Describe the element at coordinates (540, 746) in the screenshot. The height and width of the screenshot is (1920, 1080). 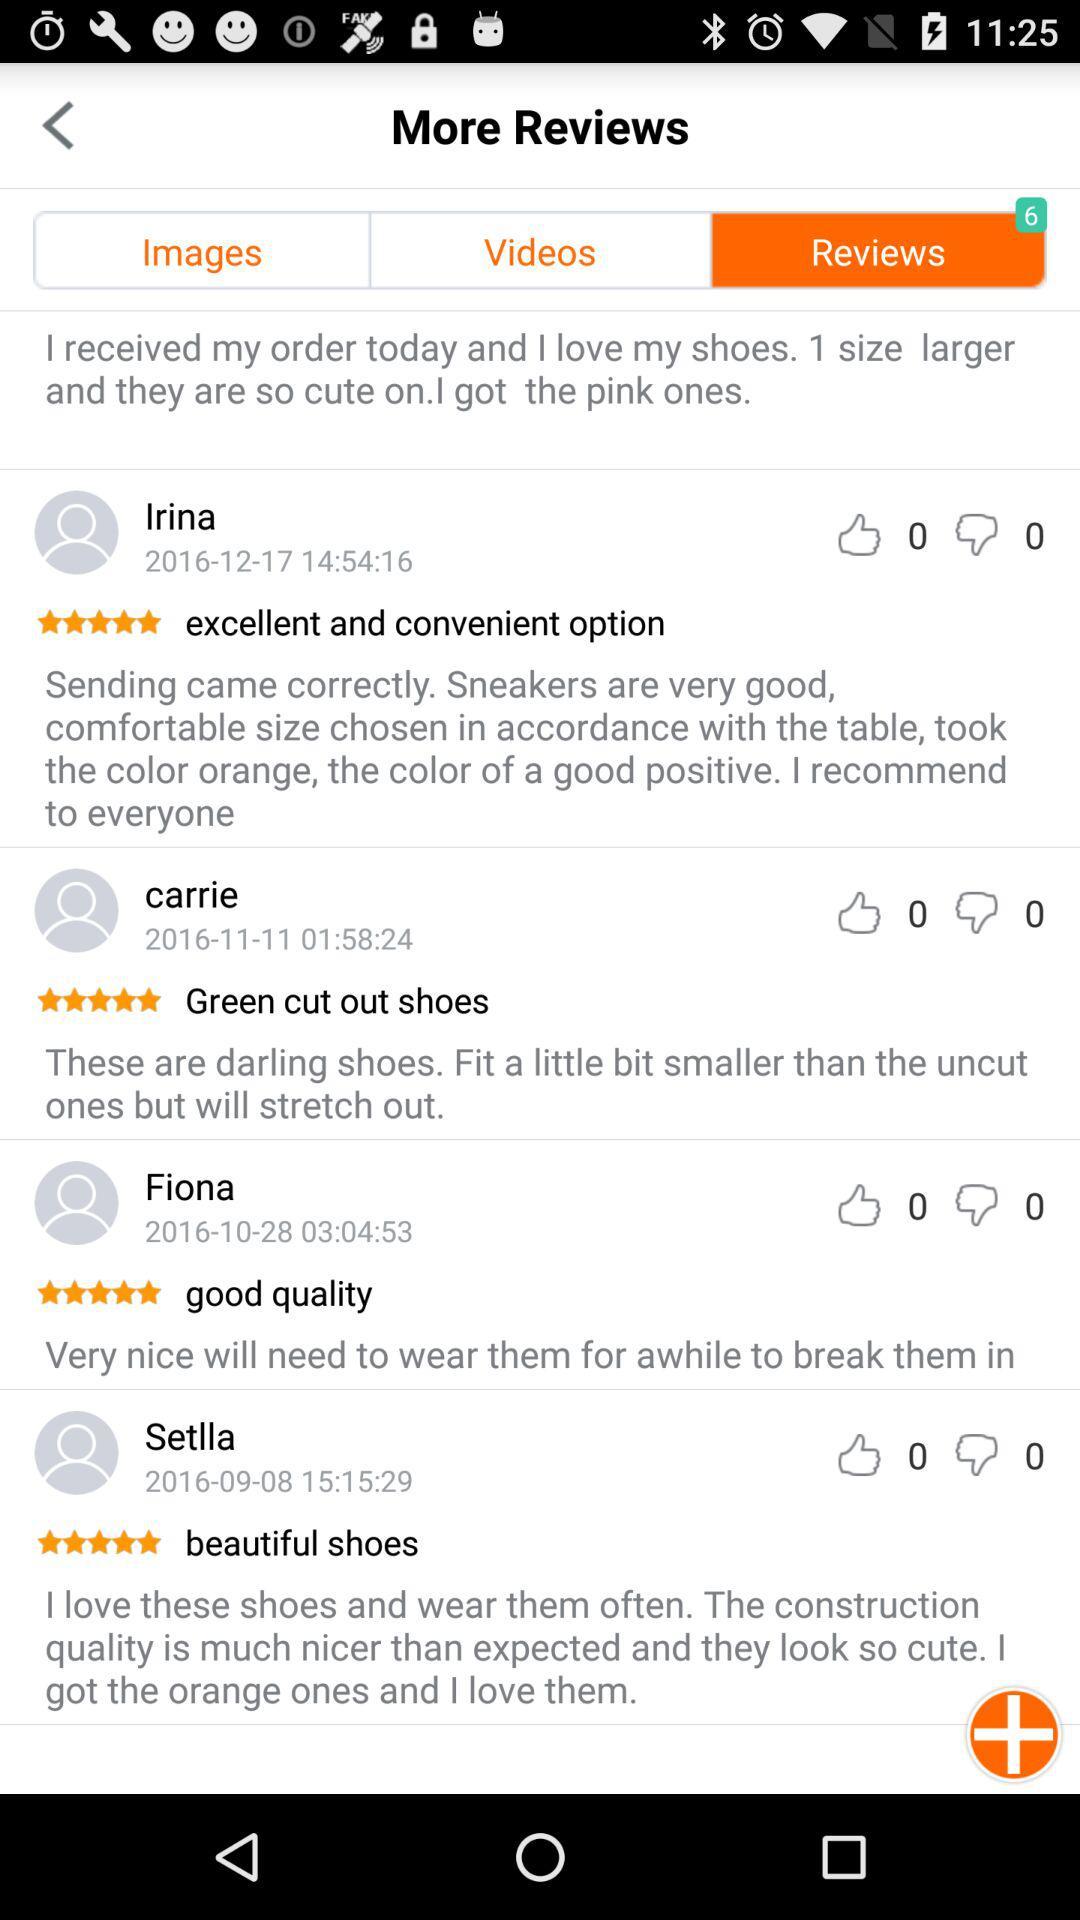
I see `the icon below the excellent and convenient item` at that location.